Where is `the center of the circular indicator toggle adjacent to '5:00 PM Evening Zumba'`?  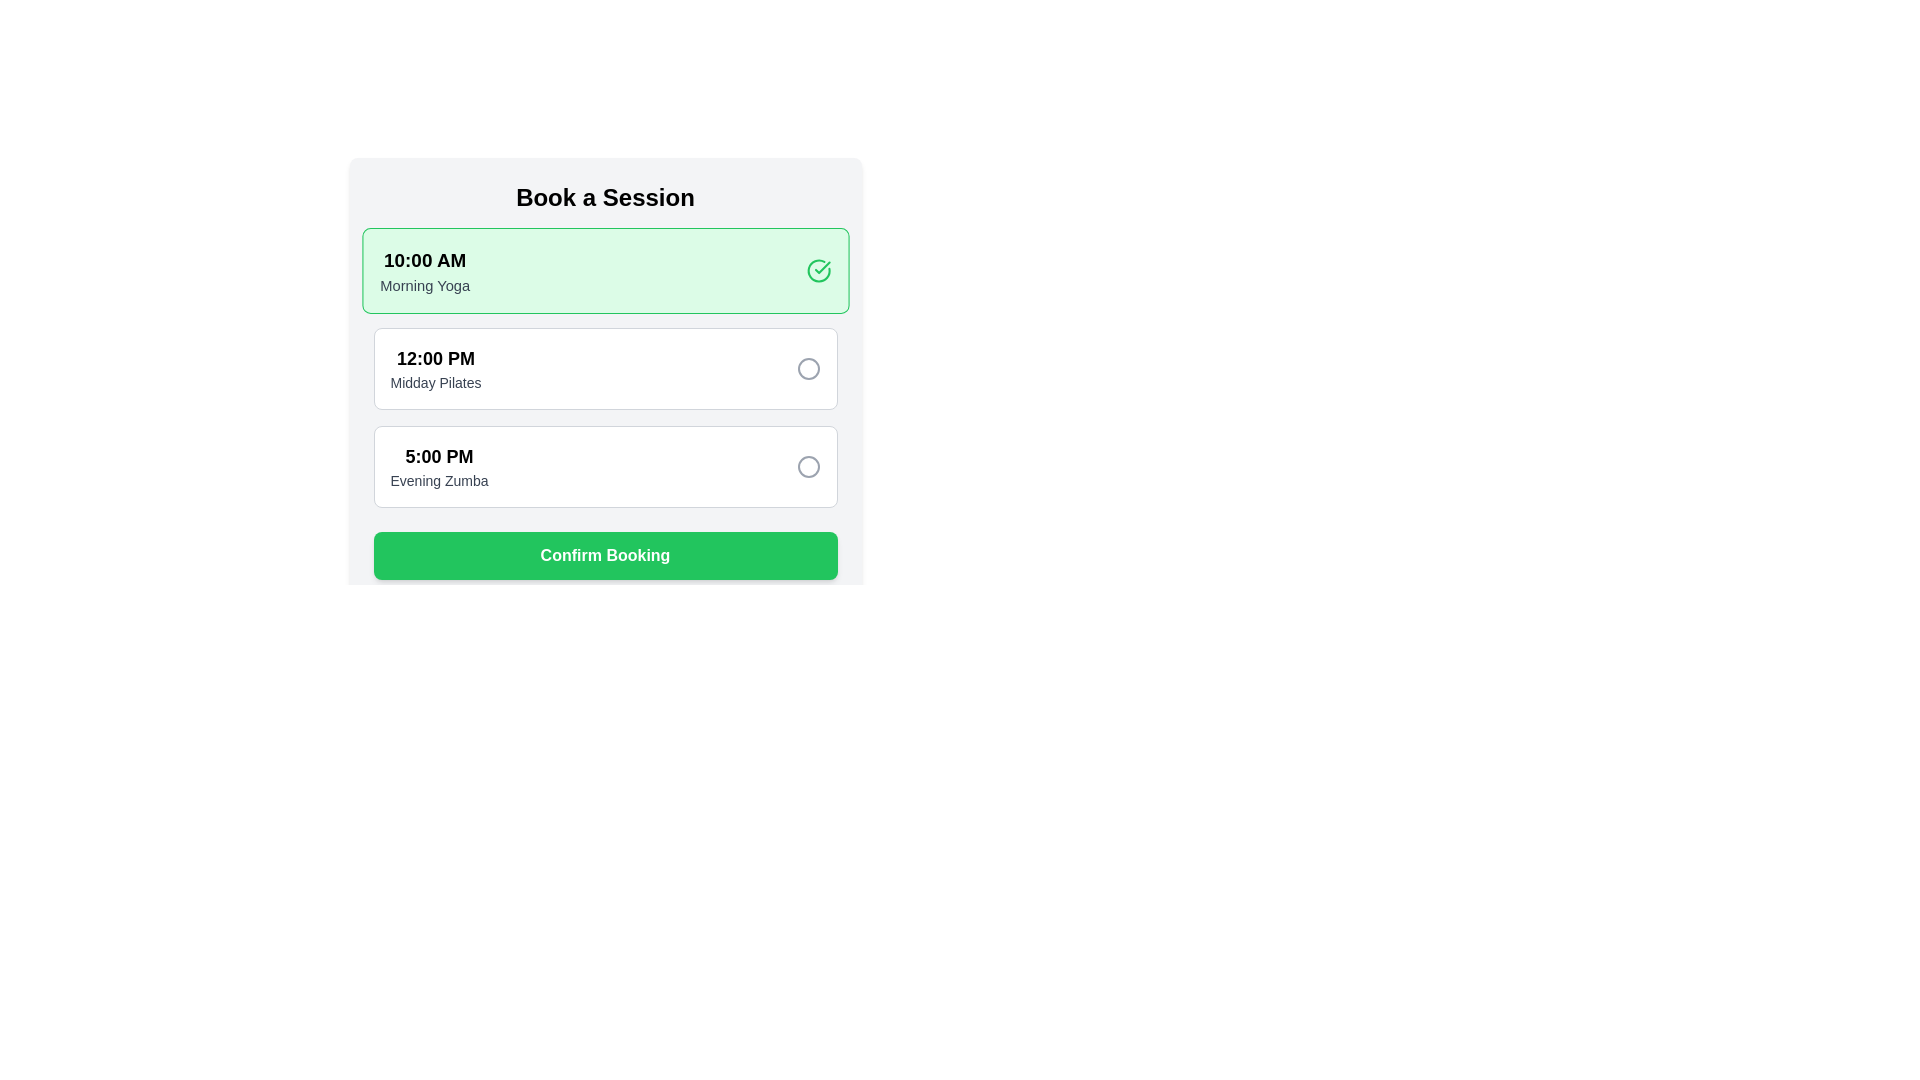 the center of the circular indicator toggle adjacent to '5:00 PM Evening Zumba' is located at coordinates (808, 466).